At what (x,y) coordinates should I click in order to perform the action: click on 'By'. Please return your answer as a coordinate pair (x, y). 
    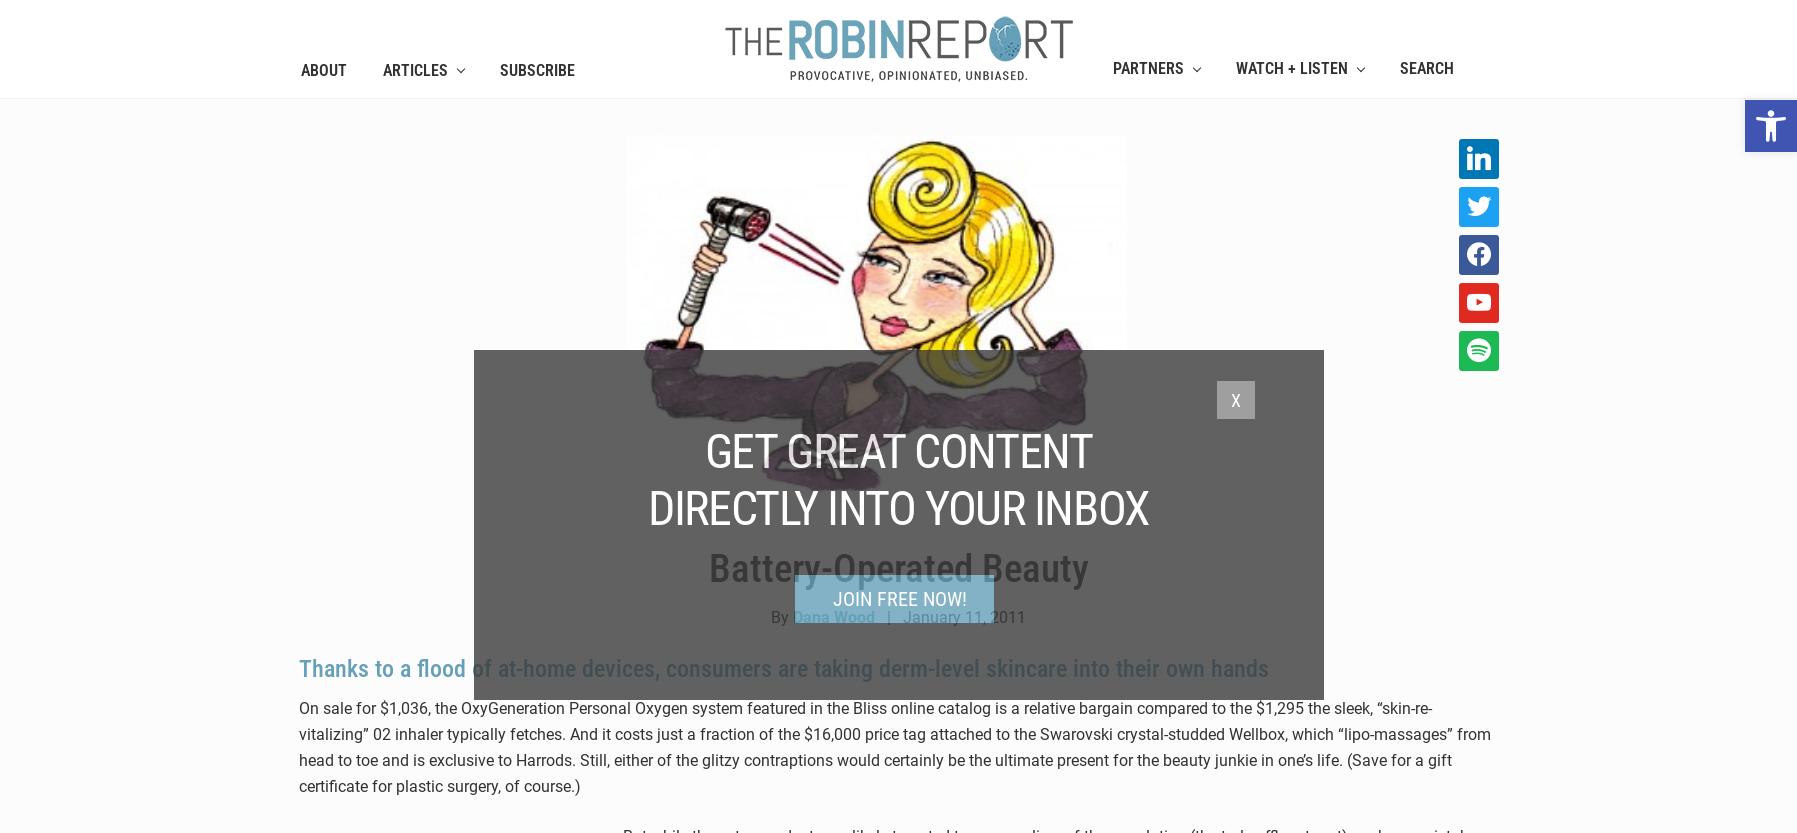
    Looking at the image, I should click on (769, 616).